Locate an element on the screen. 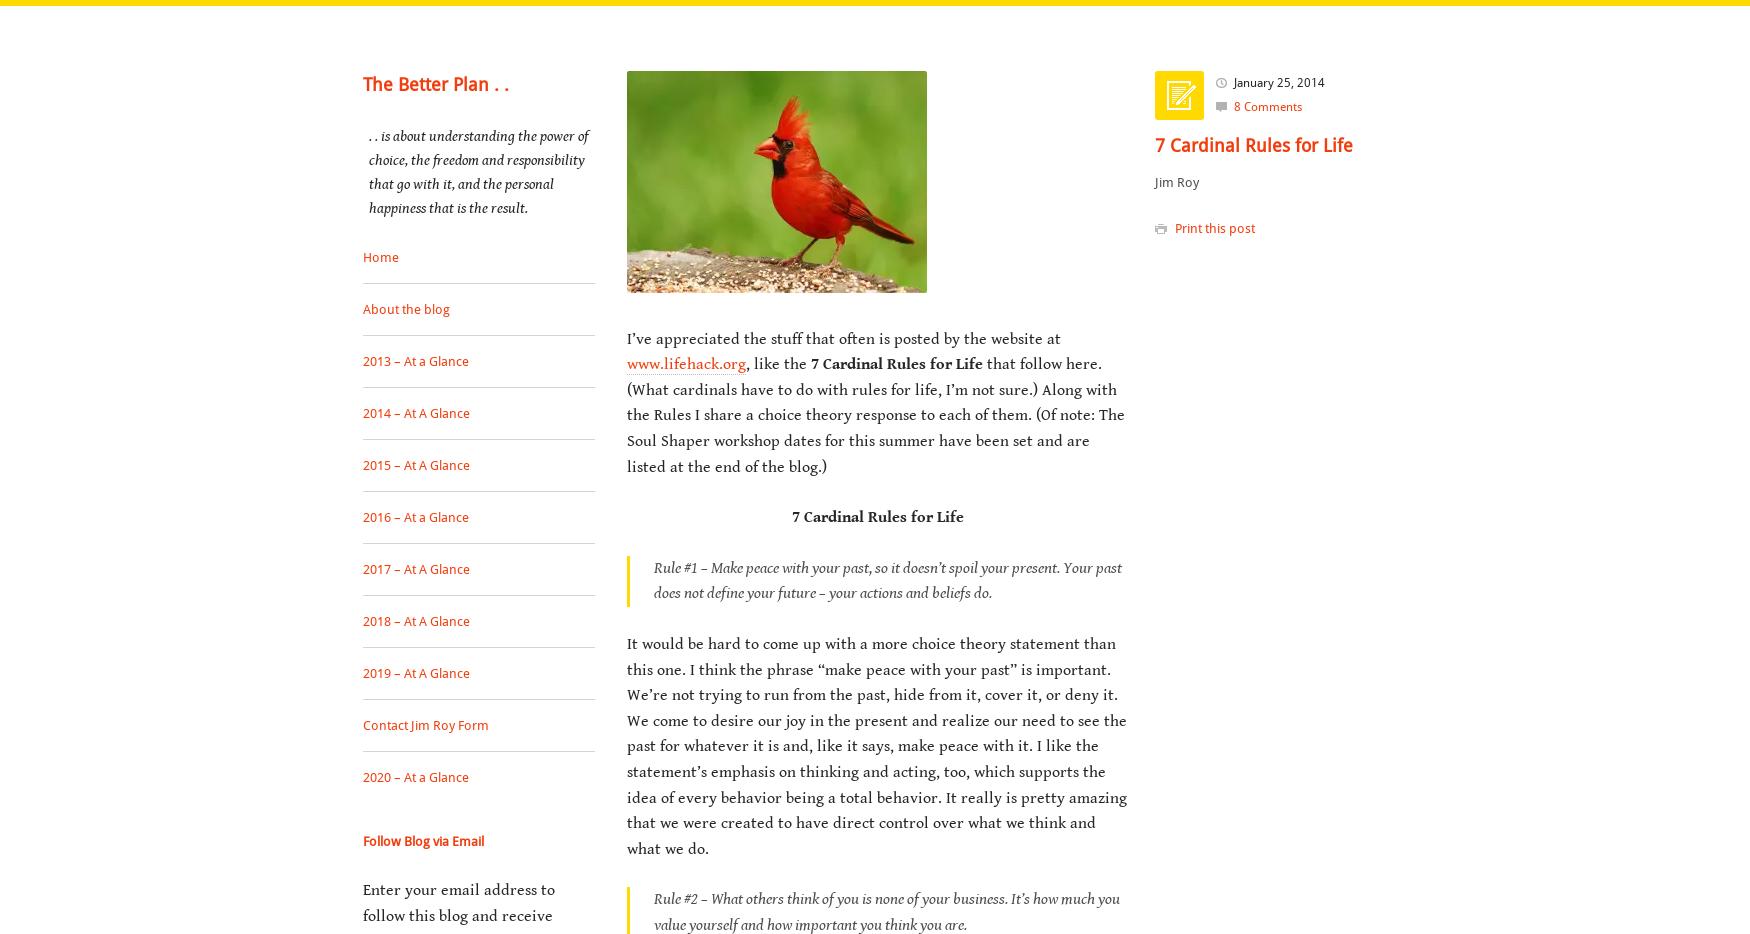 The height and width of the screenshot is (934, 1750). ', like the' is located at coordinates (777, 364).